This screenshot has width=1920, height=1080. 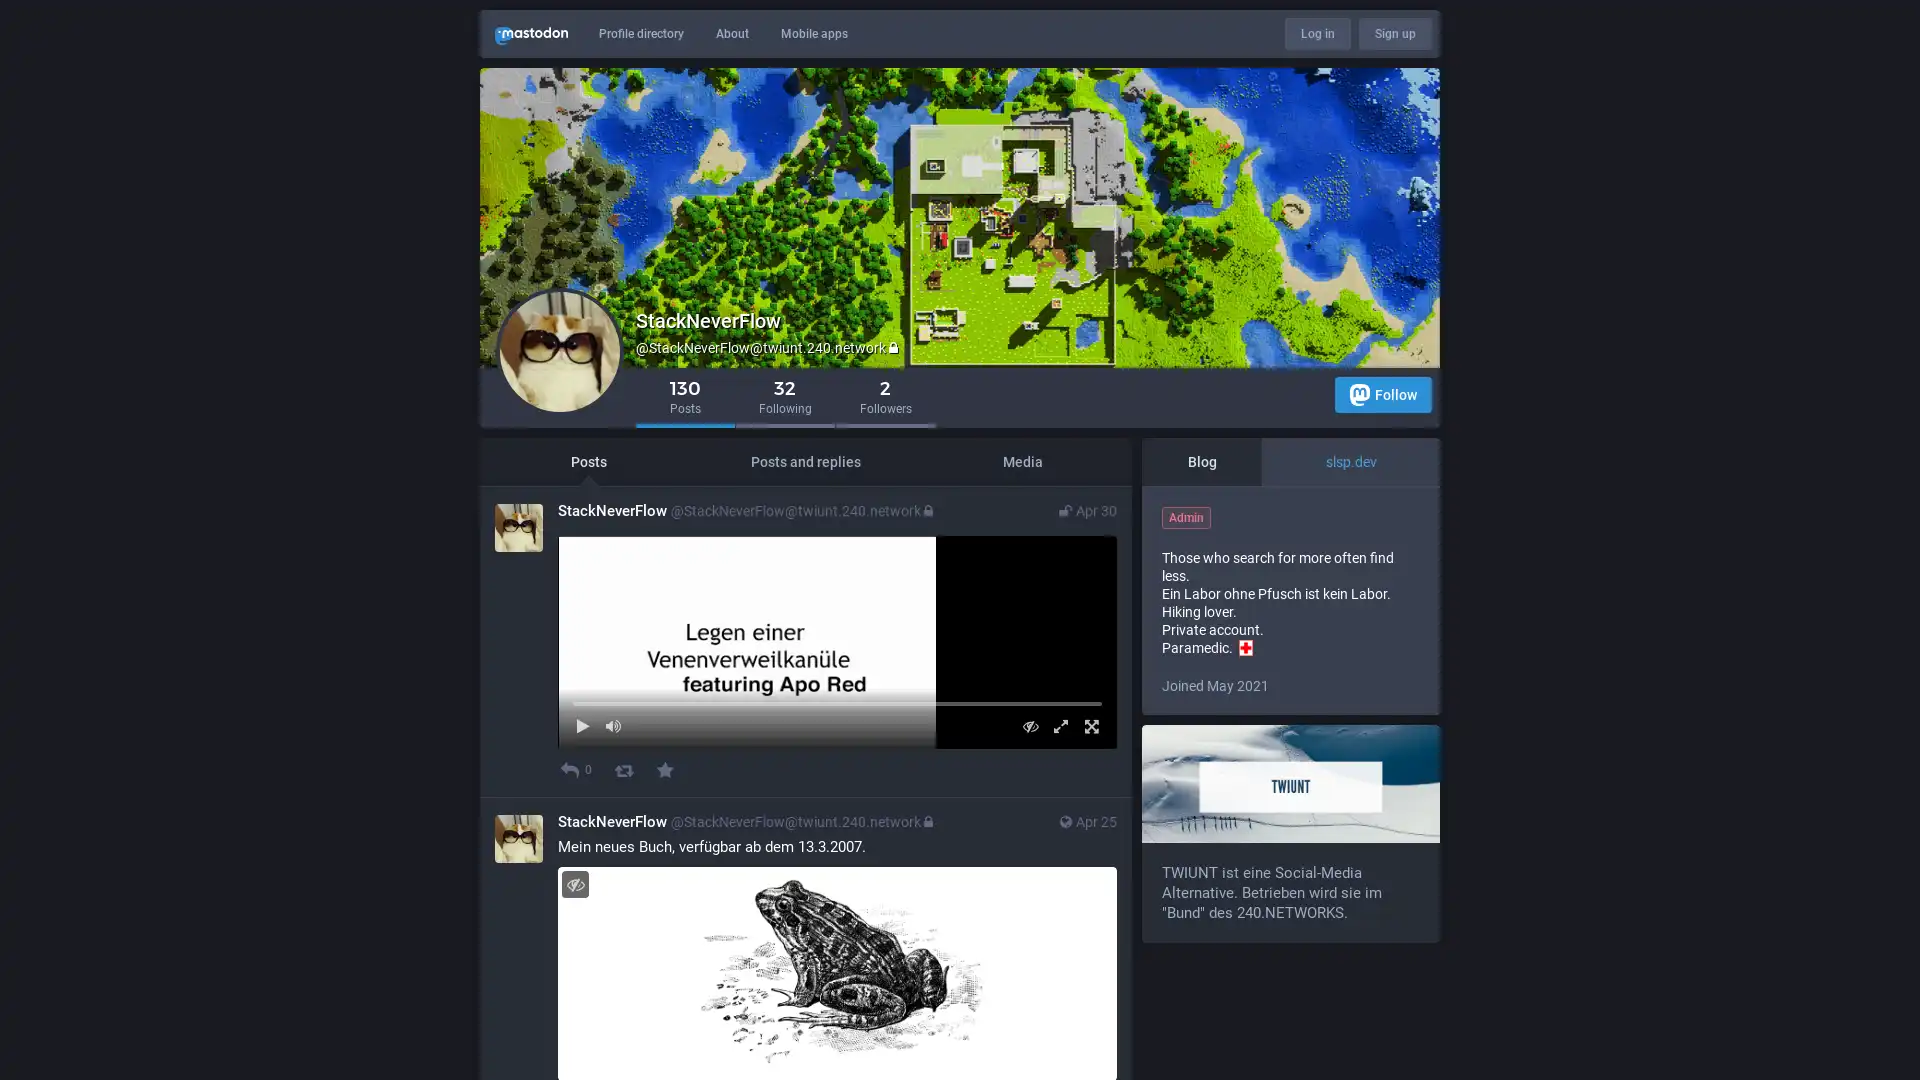 What do you see at coordinates (1059, 827) in the screenshot?
I see `Expand video` at bounding box center [1059, 827].